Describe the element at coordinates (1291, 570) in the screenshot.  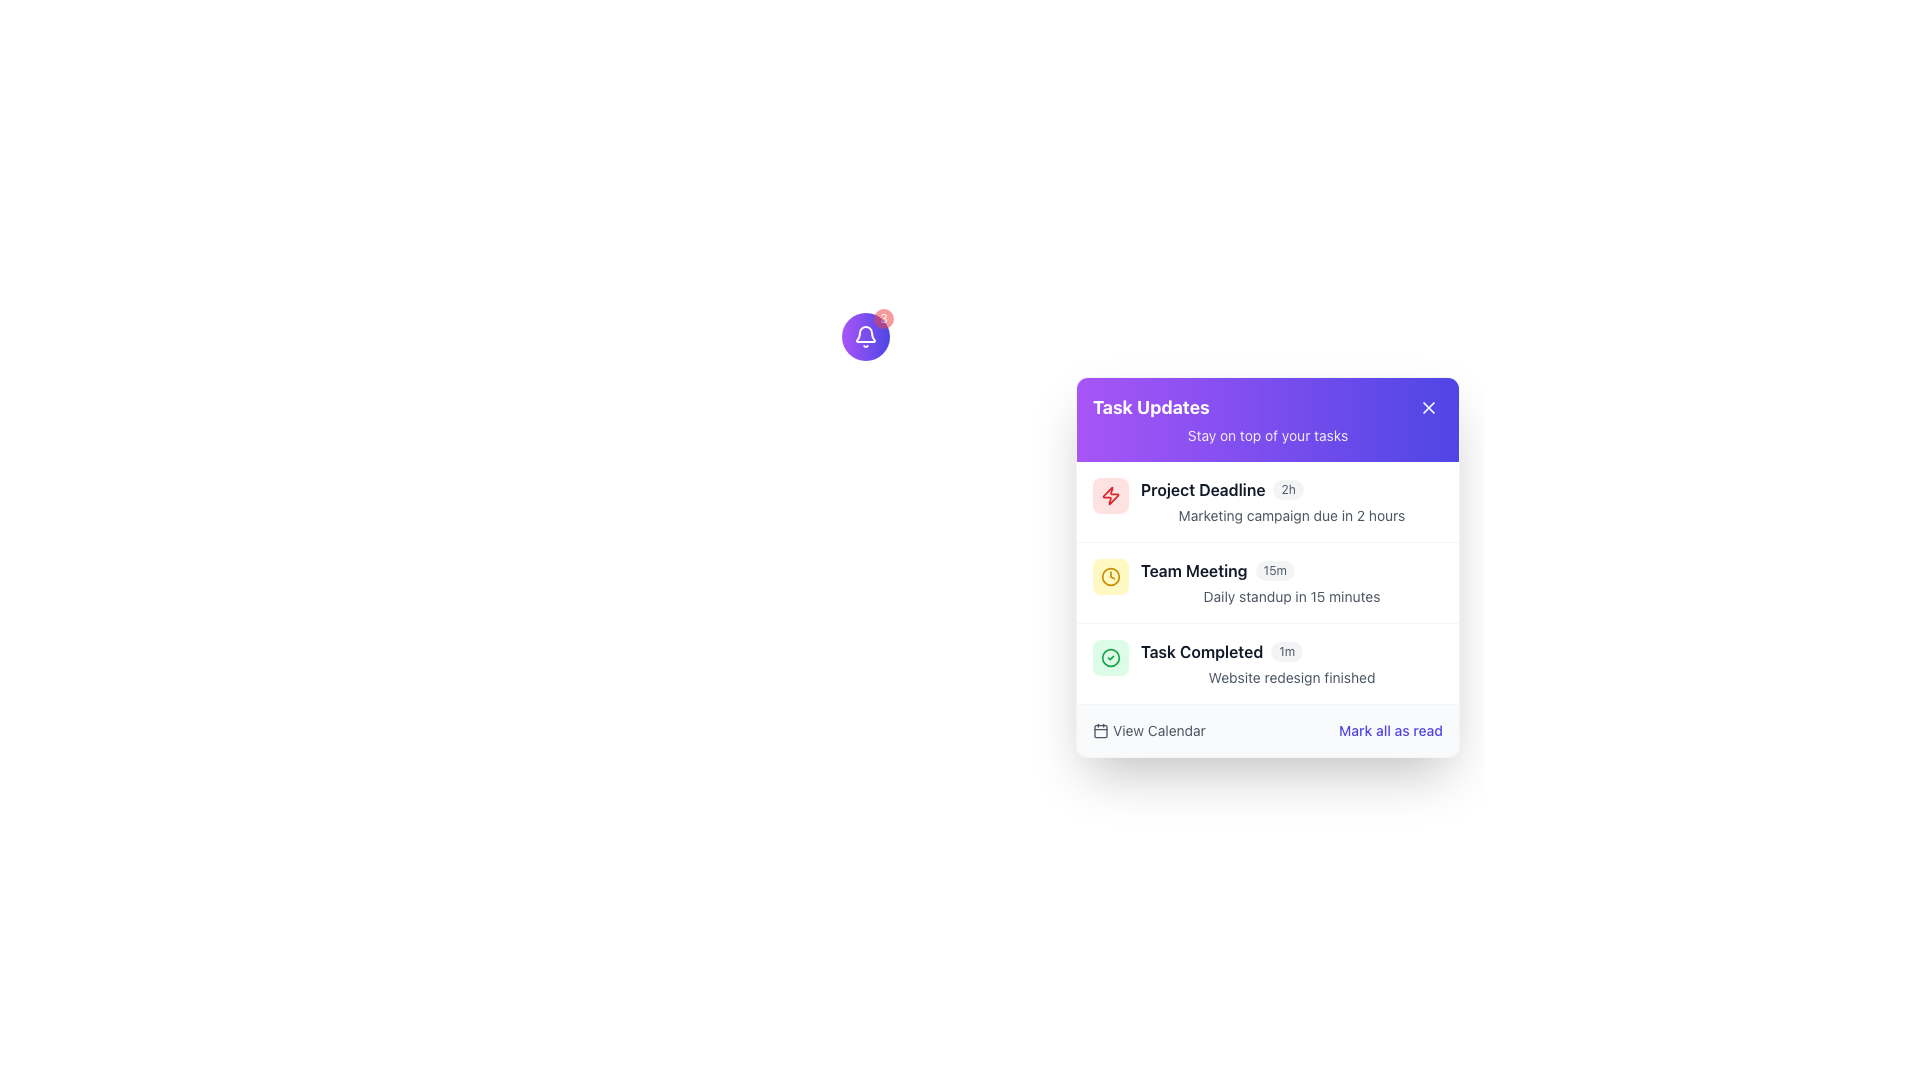
I see `the 'Team Meeting' notification entry in the 'Task Updates' section` at that location.